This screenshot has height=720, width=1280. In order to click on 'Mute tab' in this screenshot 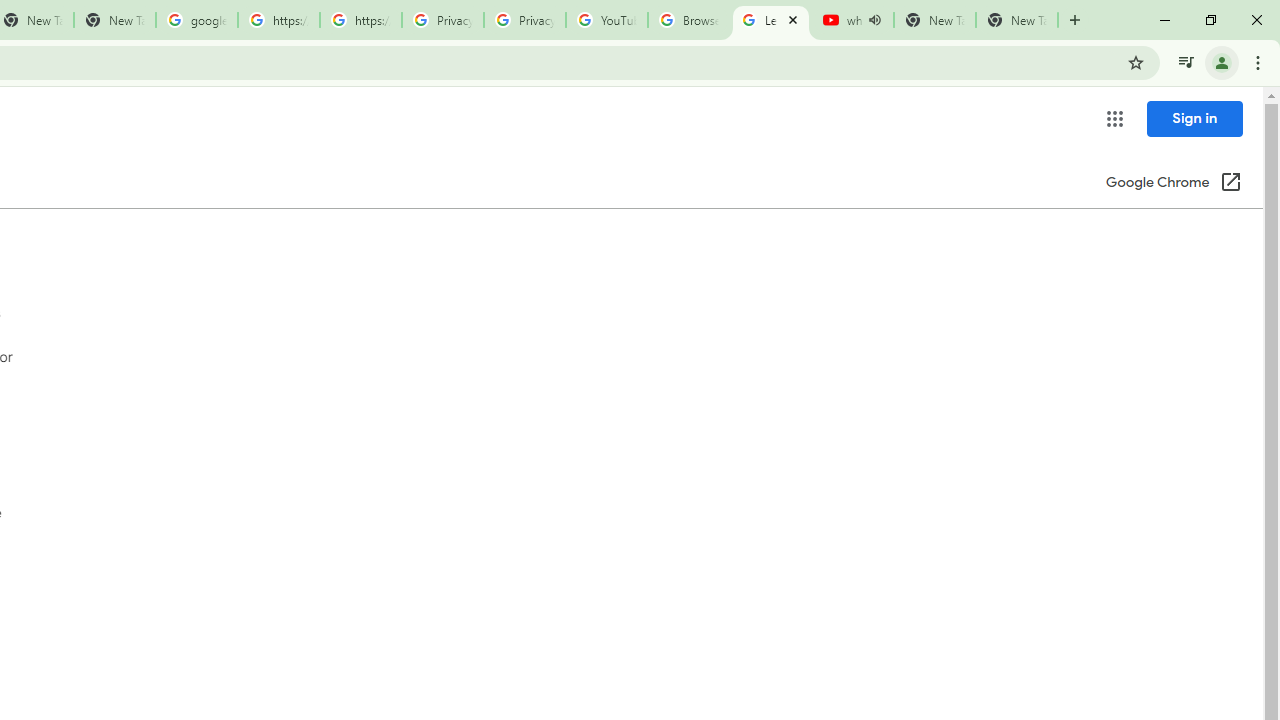, I will do `click(874, 20)`.